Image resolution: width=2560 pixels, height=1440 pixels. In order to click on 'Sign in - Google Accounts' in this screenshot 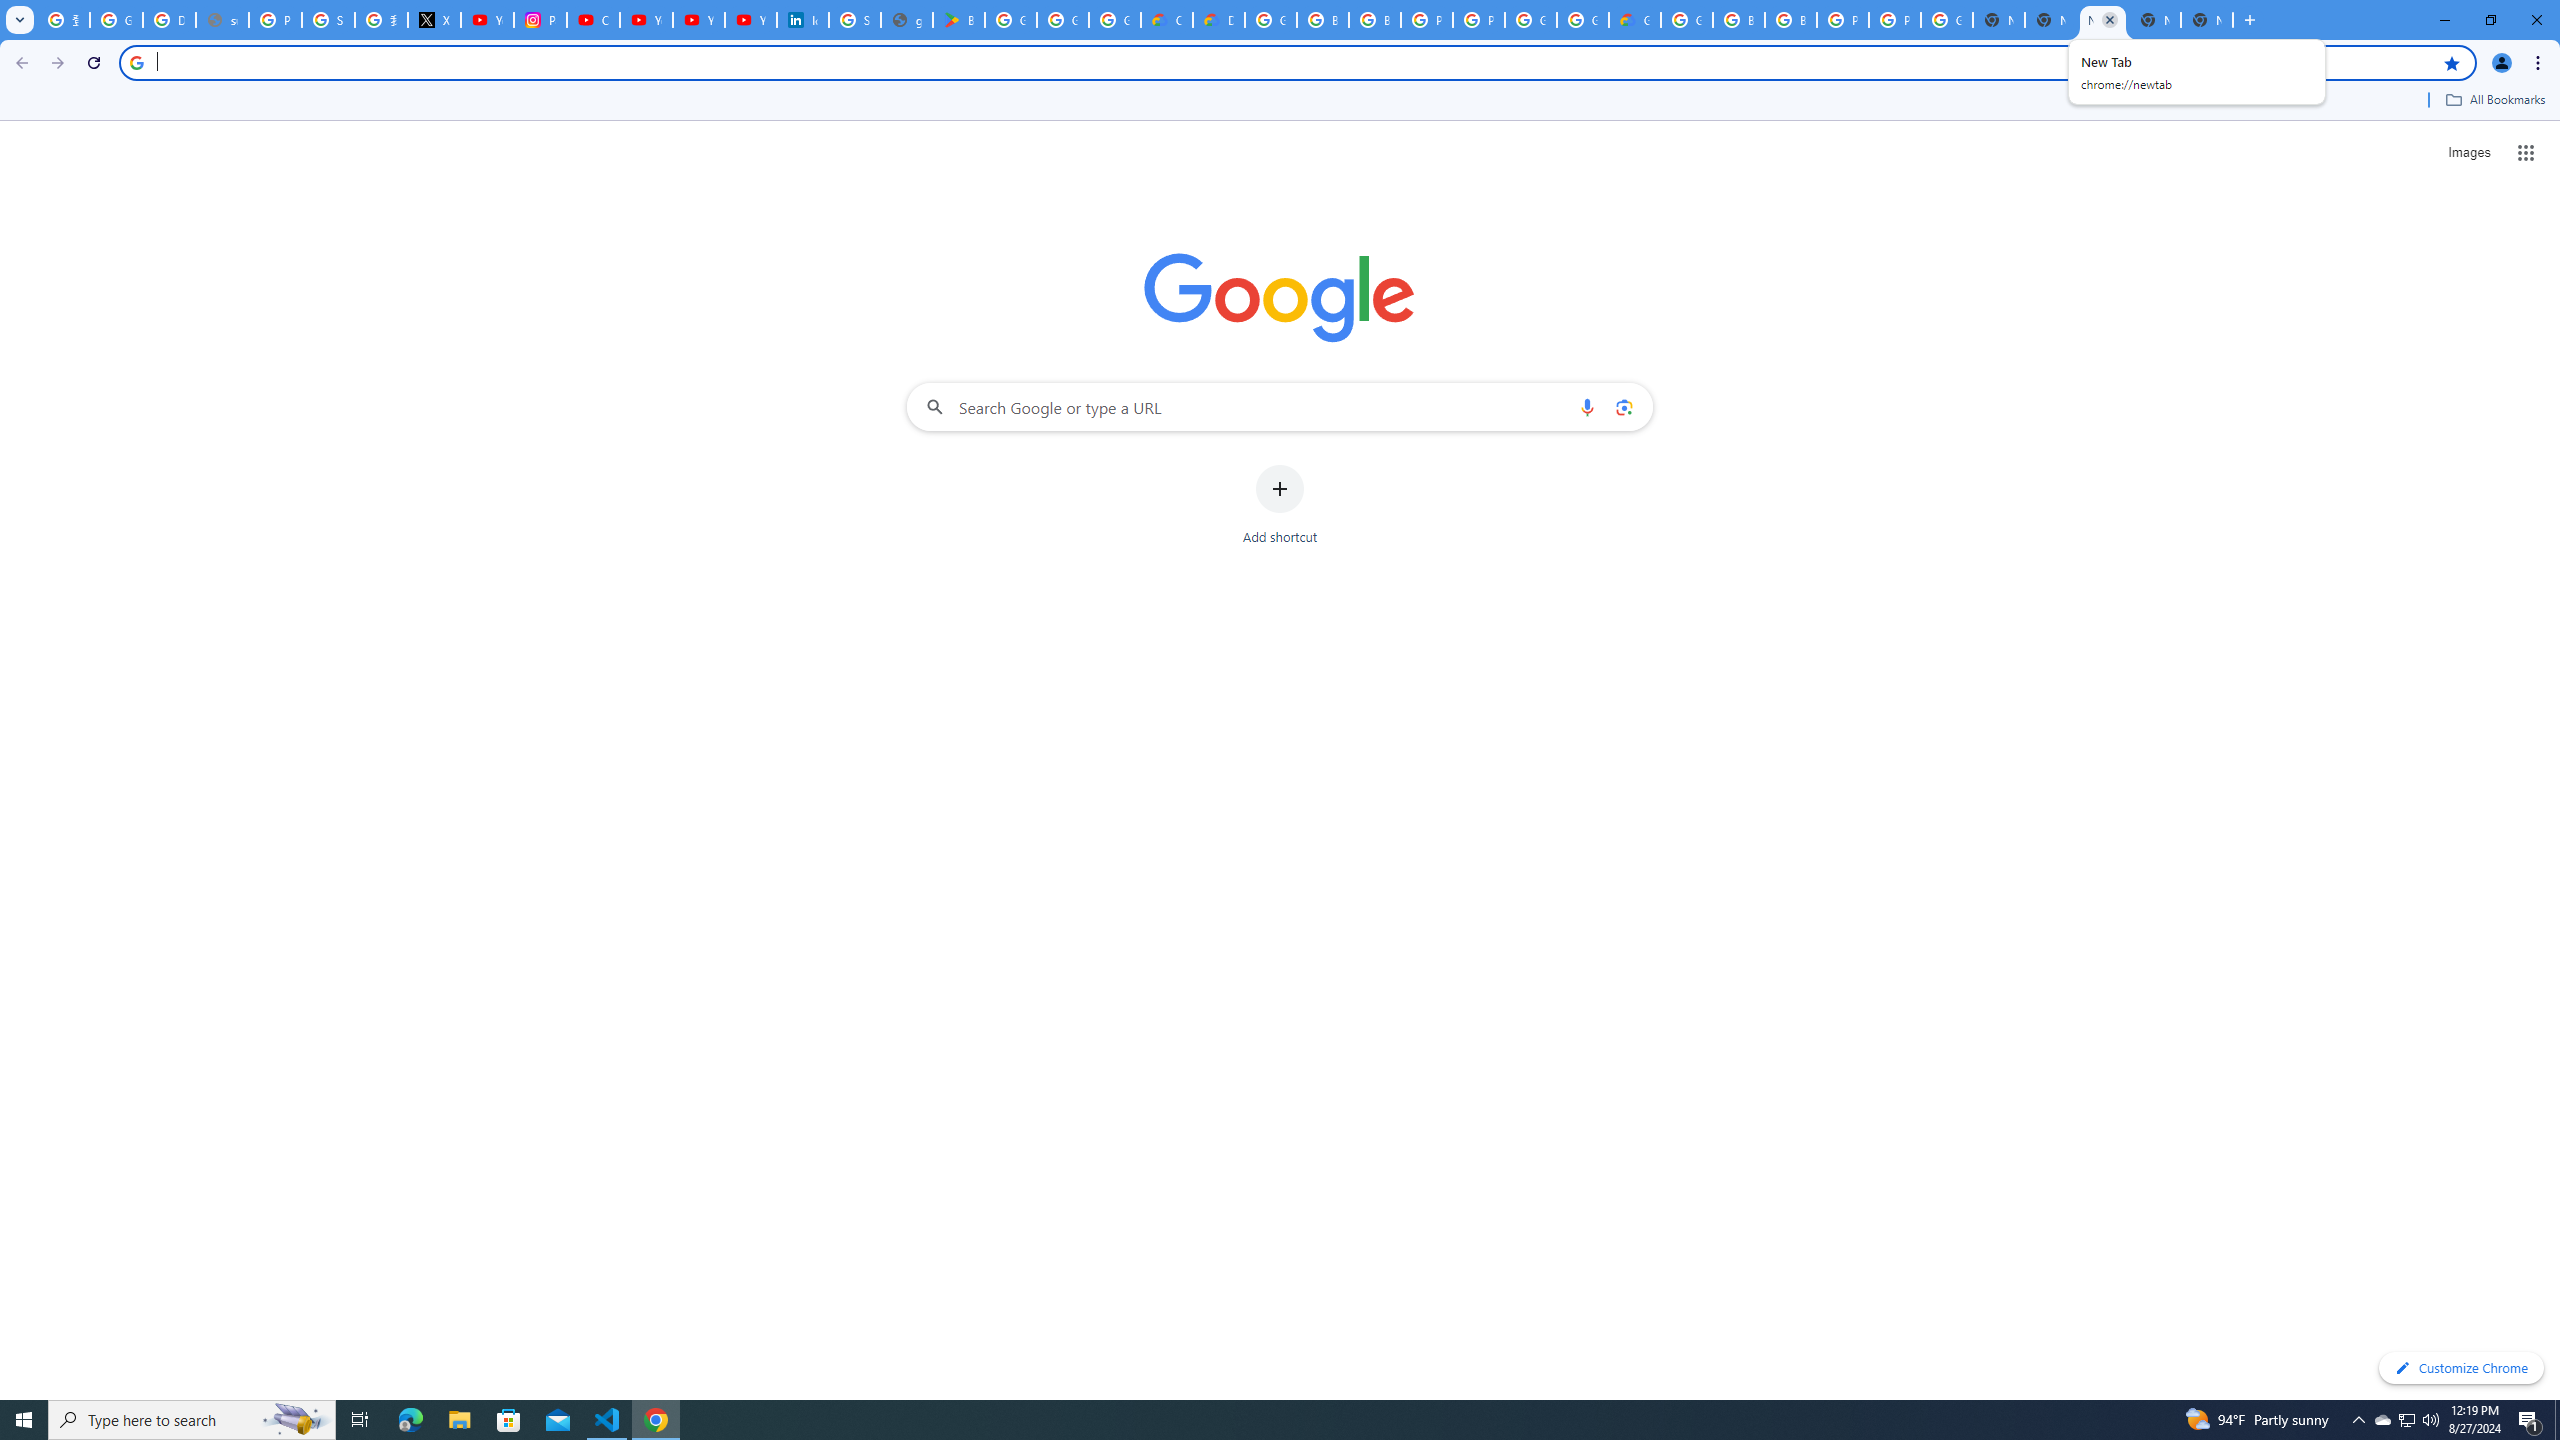, I will do `click(326, 19)`.